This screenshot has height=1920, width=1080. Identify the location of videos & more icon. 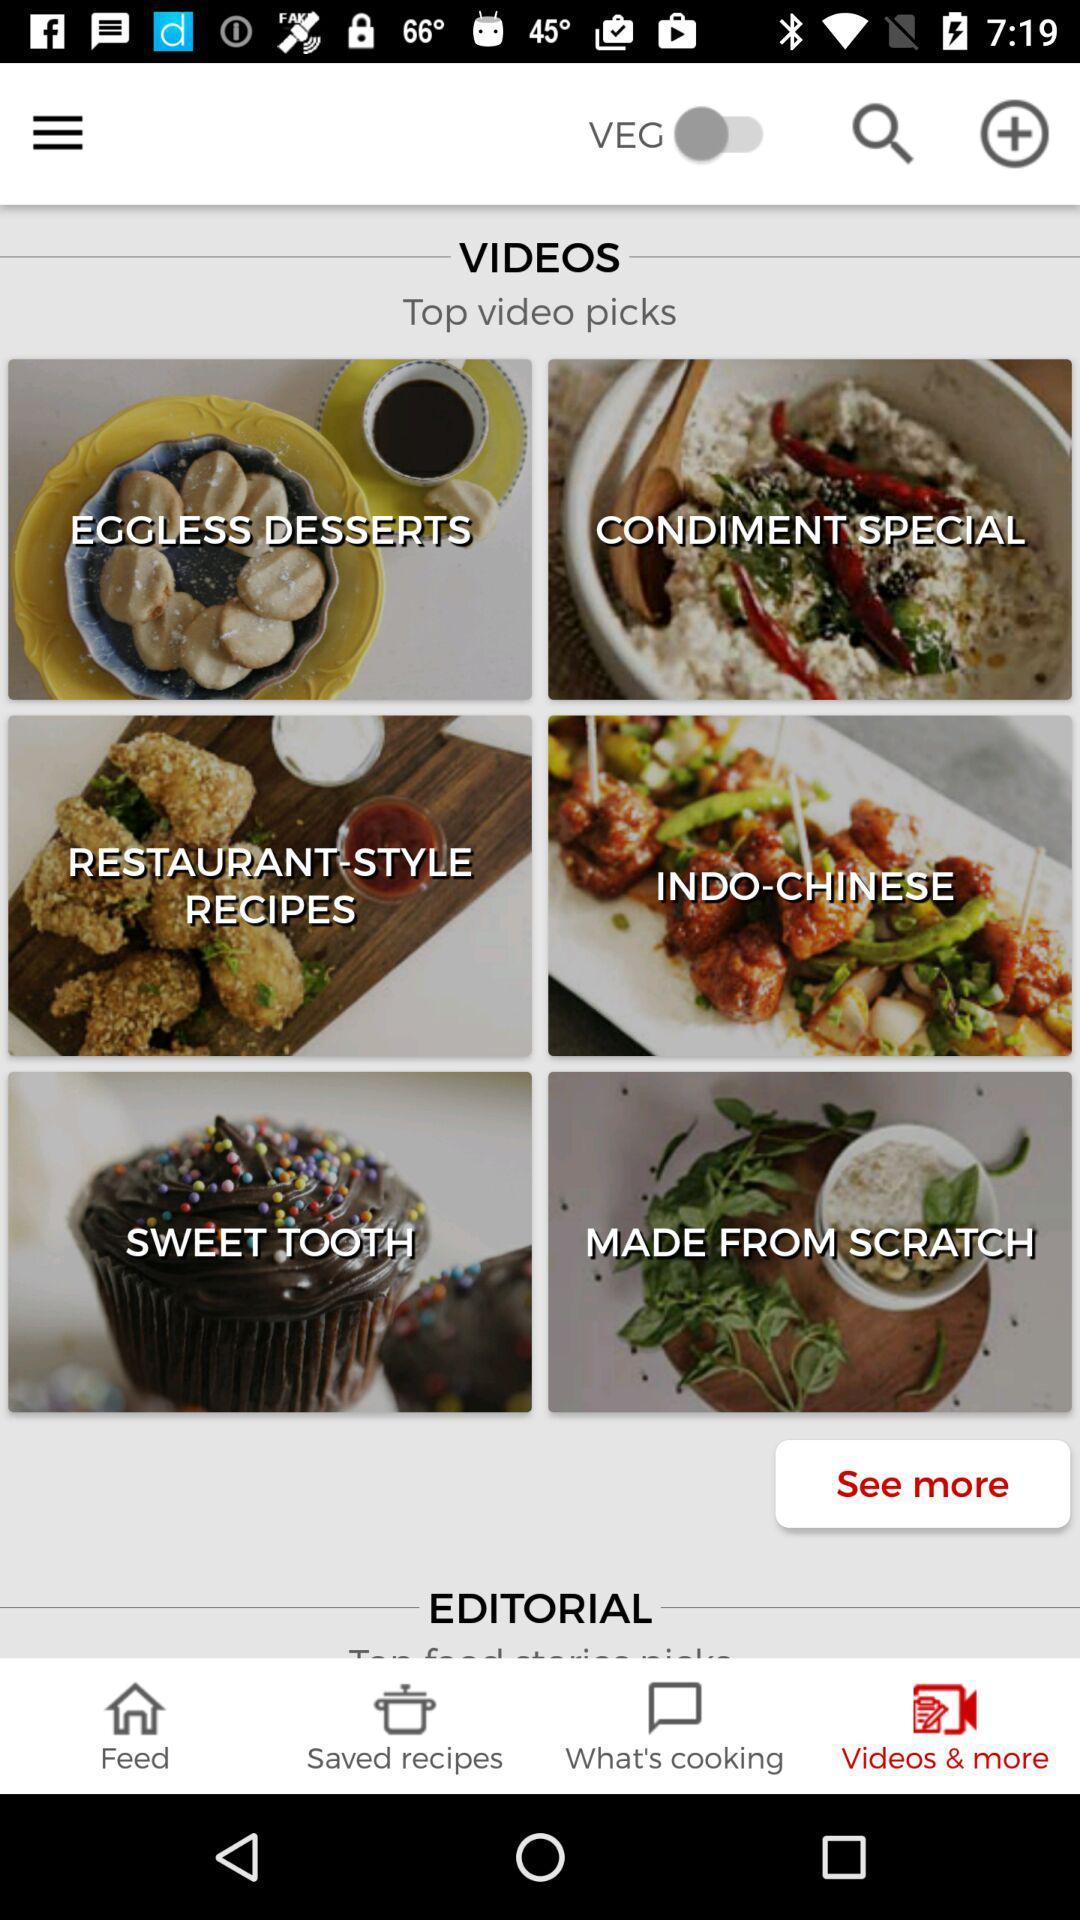
(945, 1725).